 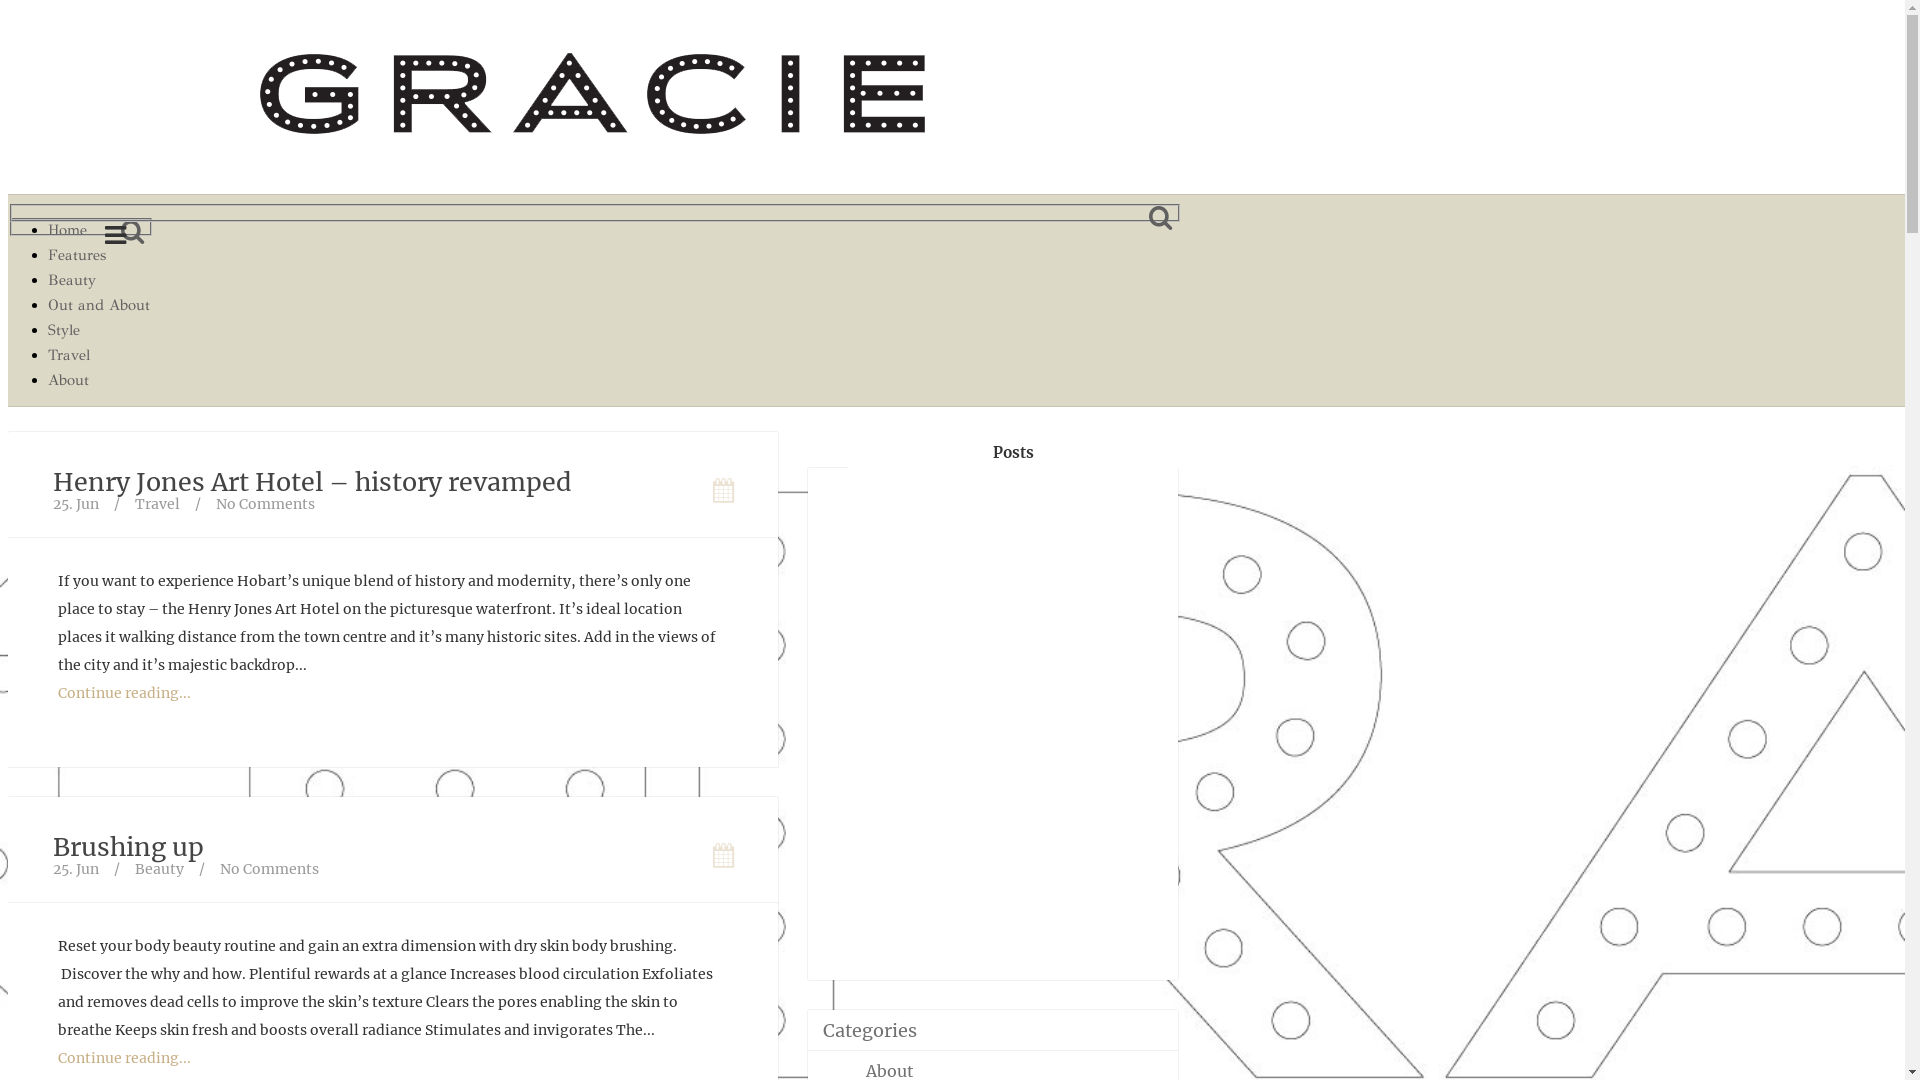 I want to click on 'Travel', so click(x=98, y=354).